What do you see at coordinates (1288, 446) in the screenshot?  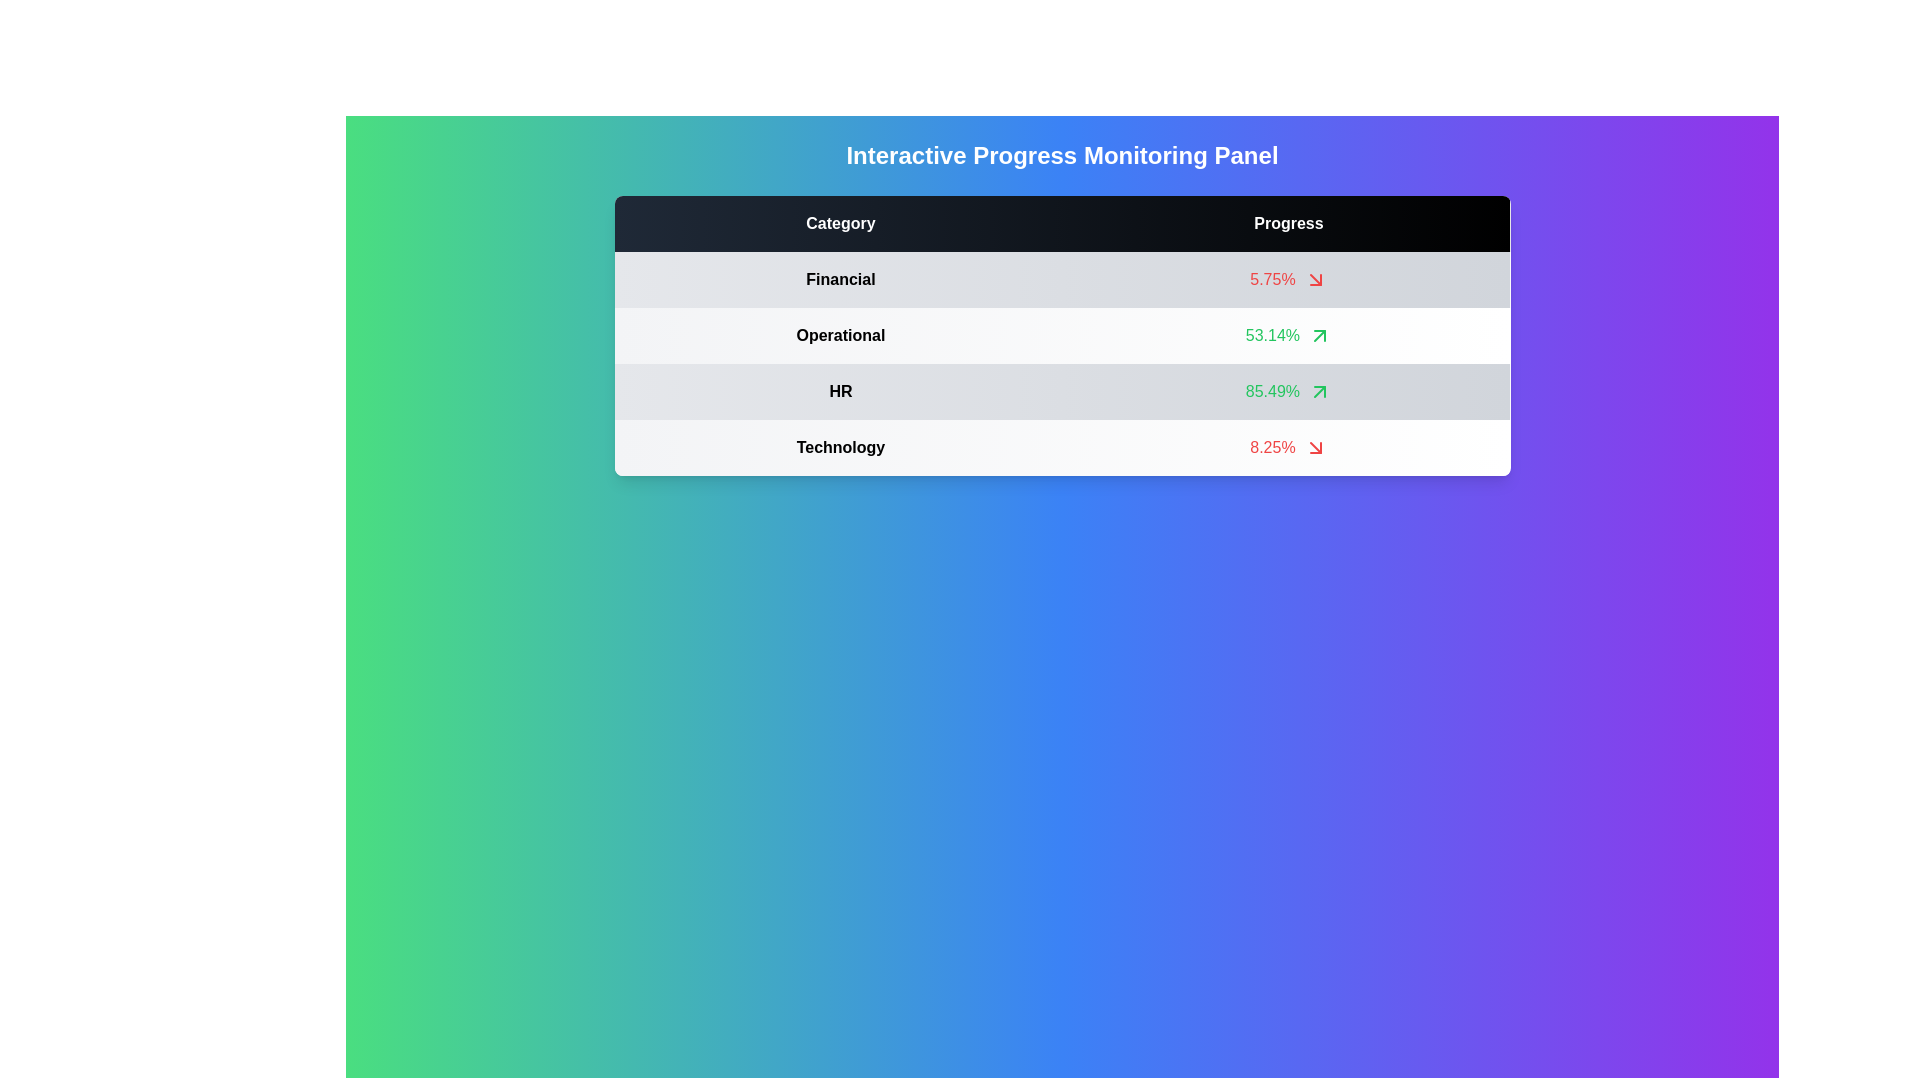 I see `the row corresponding to the Technology category` at bounding box center [1288, 446].